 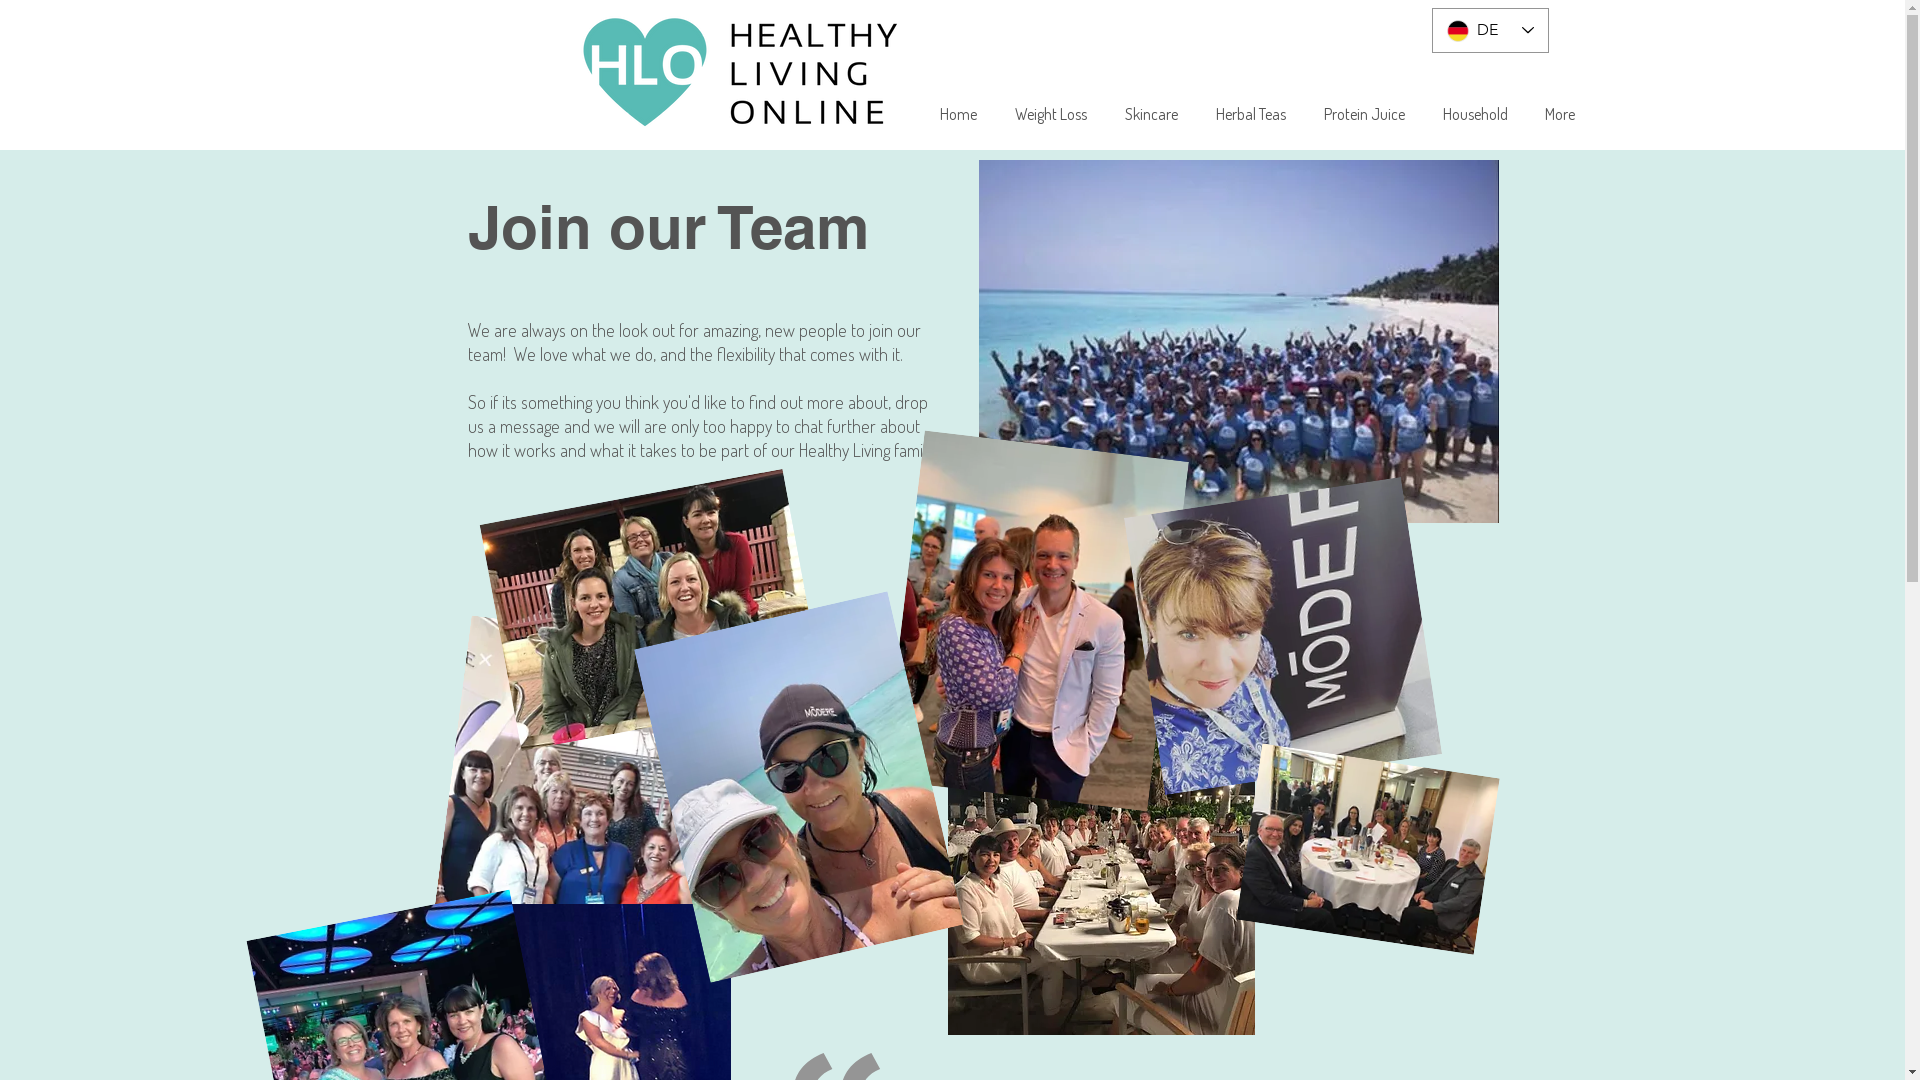 I want to click on 'Home', so click(x=957, y=114).